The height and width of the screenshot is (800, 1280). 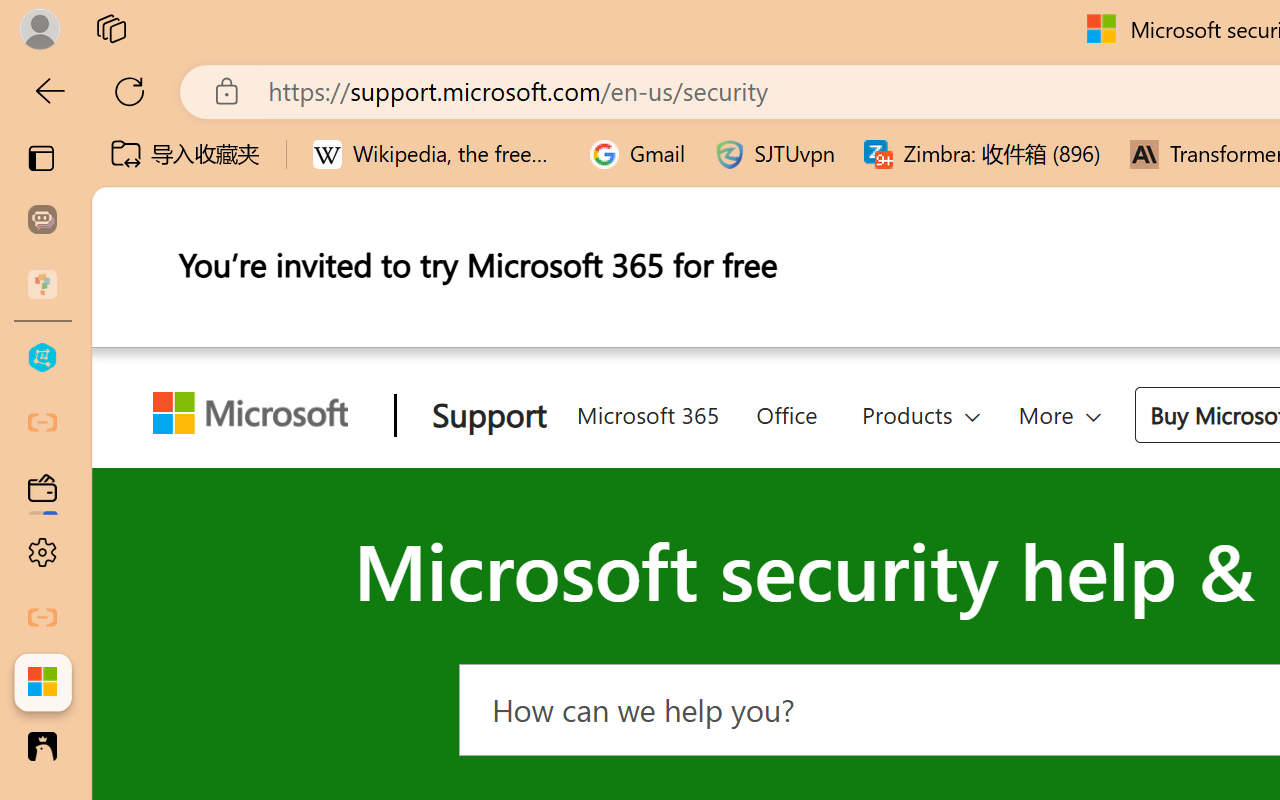 I want to click on 'wangyian_dsw - DSW', so click(x=42, y=358).